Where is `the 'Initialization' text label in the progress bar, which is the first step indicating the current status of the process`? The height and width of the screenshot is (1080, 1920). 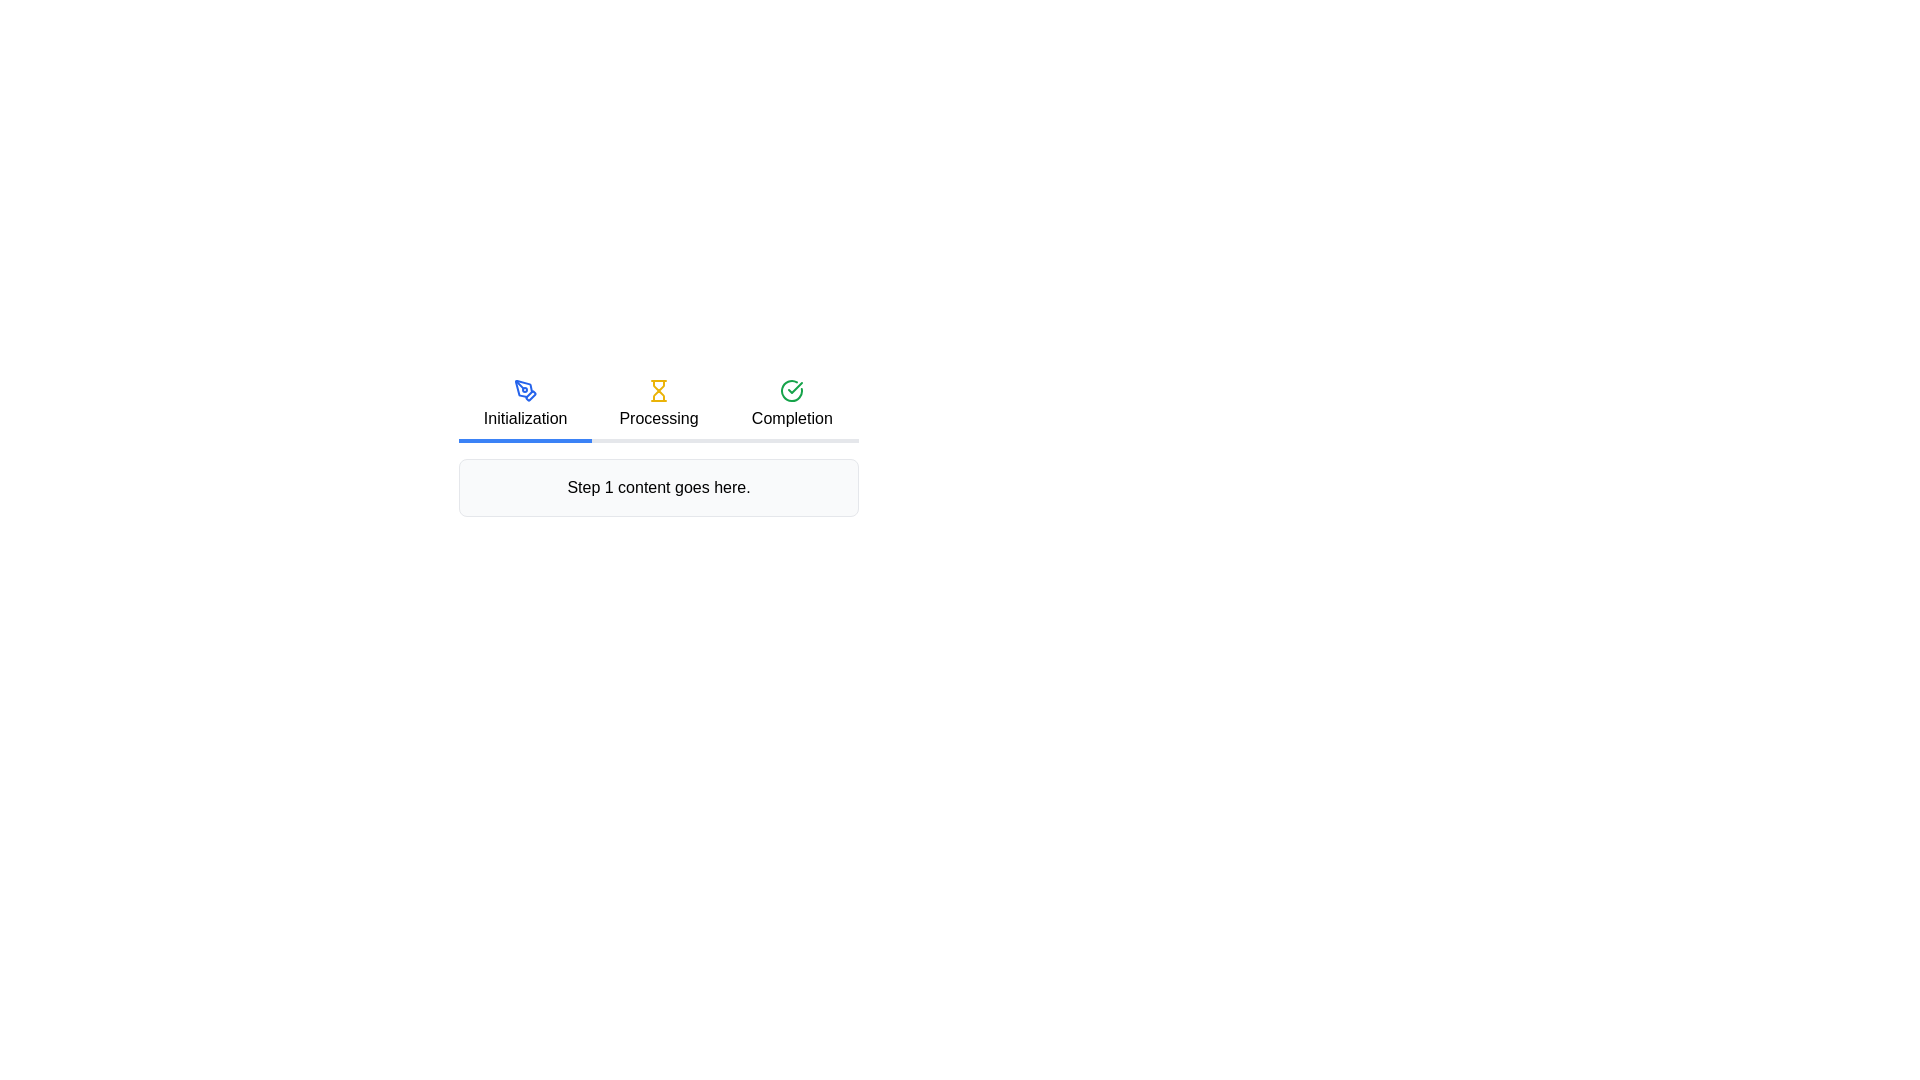 the 'Initialization' text label in the progress bar, which is the first step indicating the current status of the process is located at coordinates (525, 418).